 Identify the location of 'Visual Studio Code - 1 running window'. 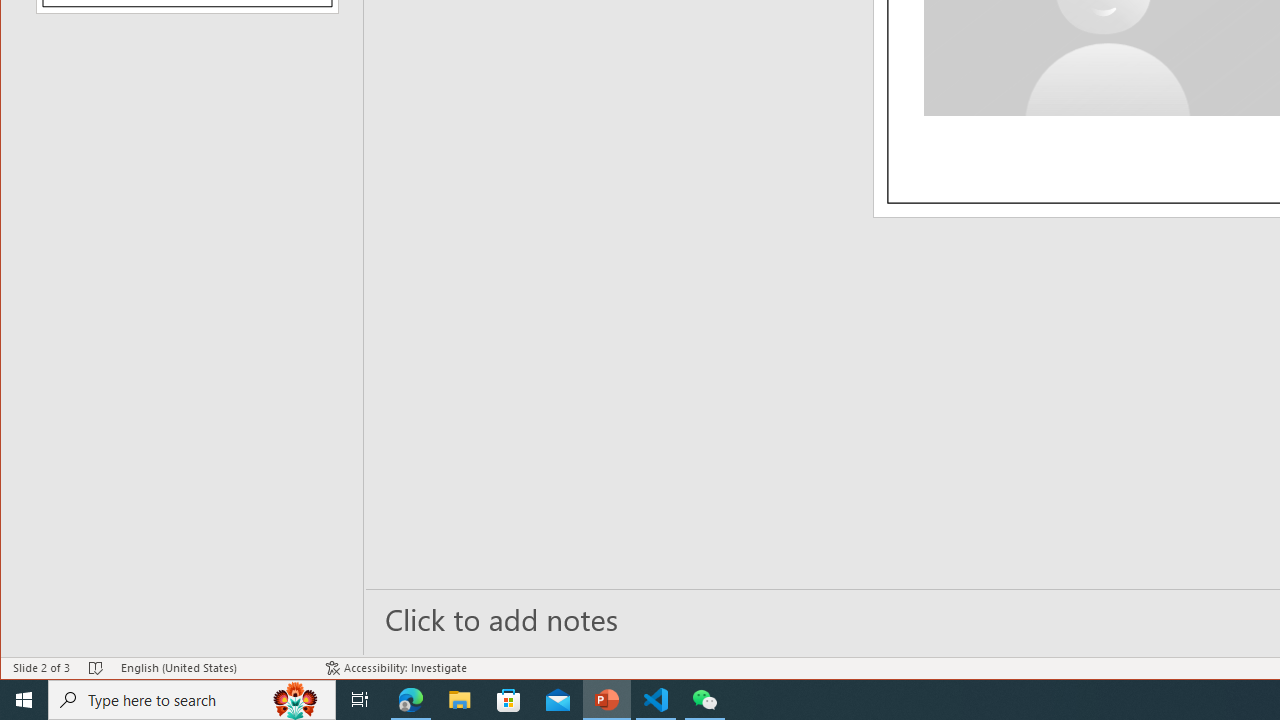
(656, 698).